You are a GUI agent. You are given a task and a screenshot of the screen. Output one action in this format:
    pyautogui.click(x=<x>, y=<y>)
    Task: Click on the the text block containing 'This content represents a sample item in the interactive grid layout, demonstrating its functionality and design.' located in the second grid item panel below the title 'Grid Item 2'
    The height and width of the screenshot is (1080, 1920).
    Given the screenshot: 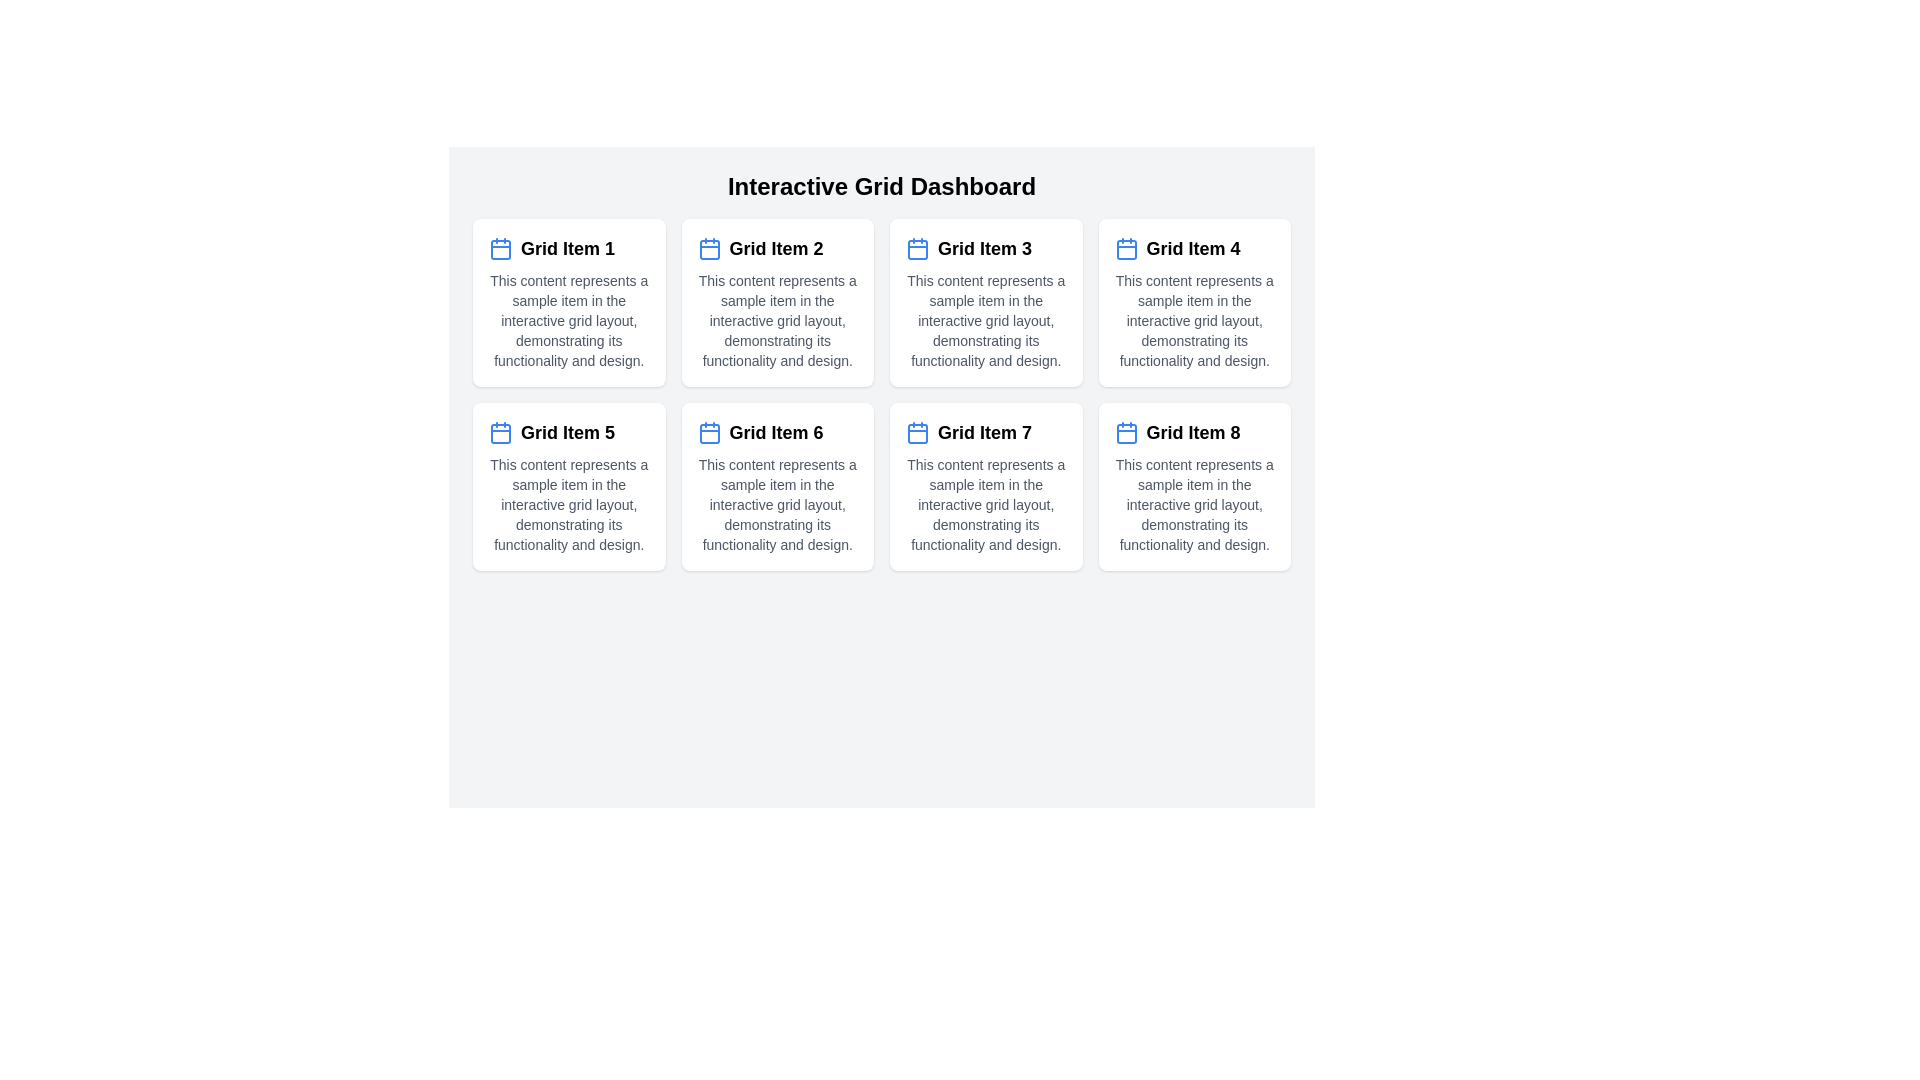 What is the action you would take?
    pyautogui.click(x=776, y=319)
    